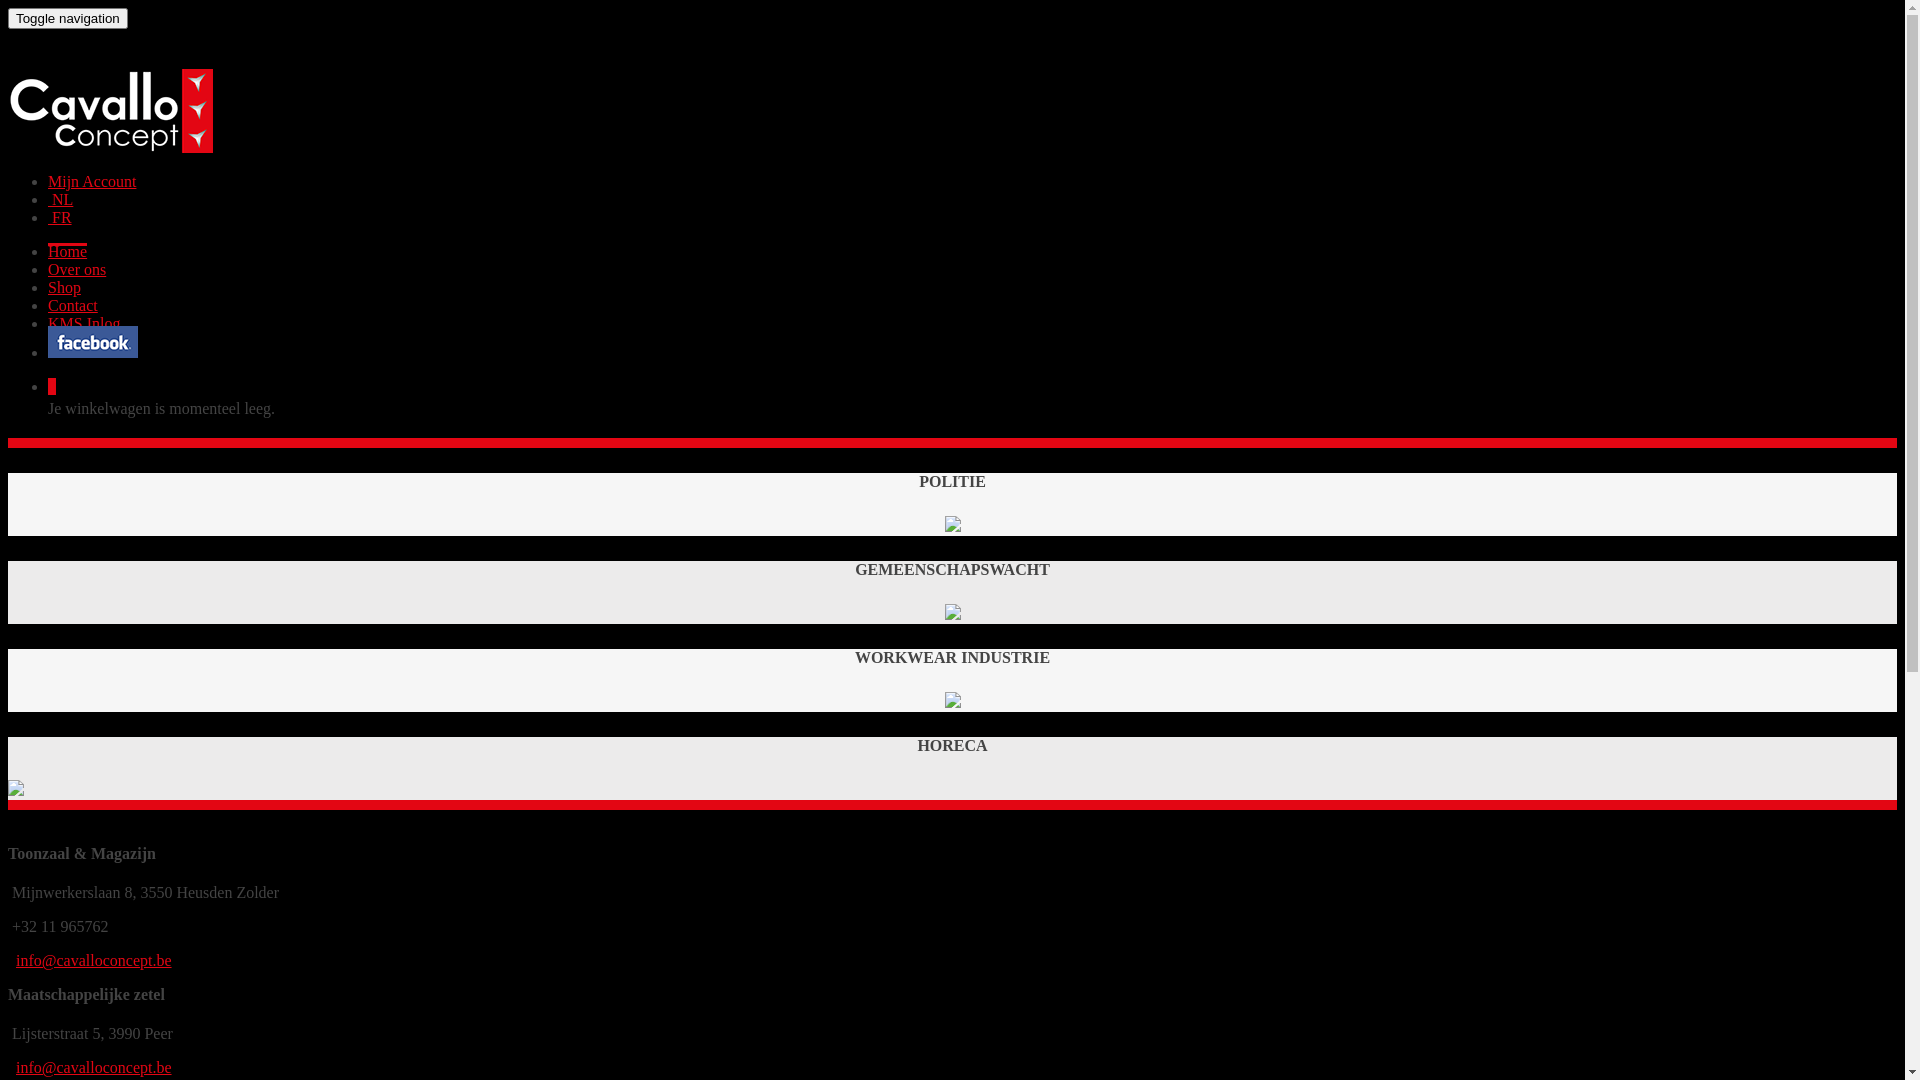 This screenshot has width=1920, height=1080. Describe the element at coordinates (48, 199) in the screenshot. I see `' NL'` at that location.